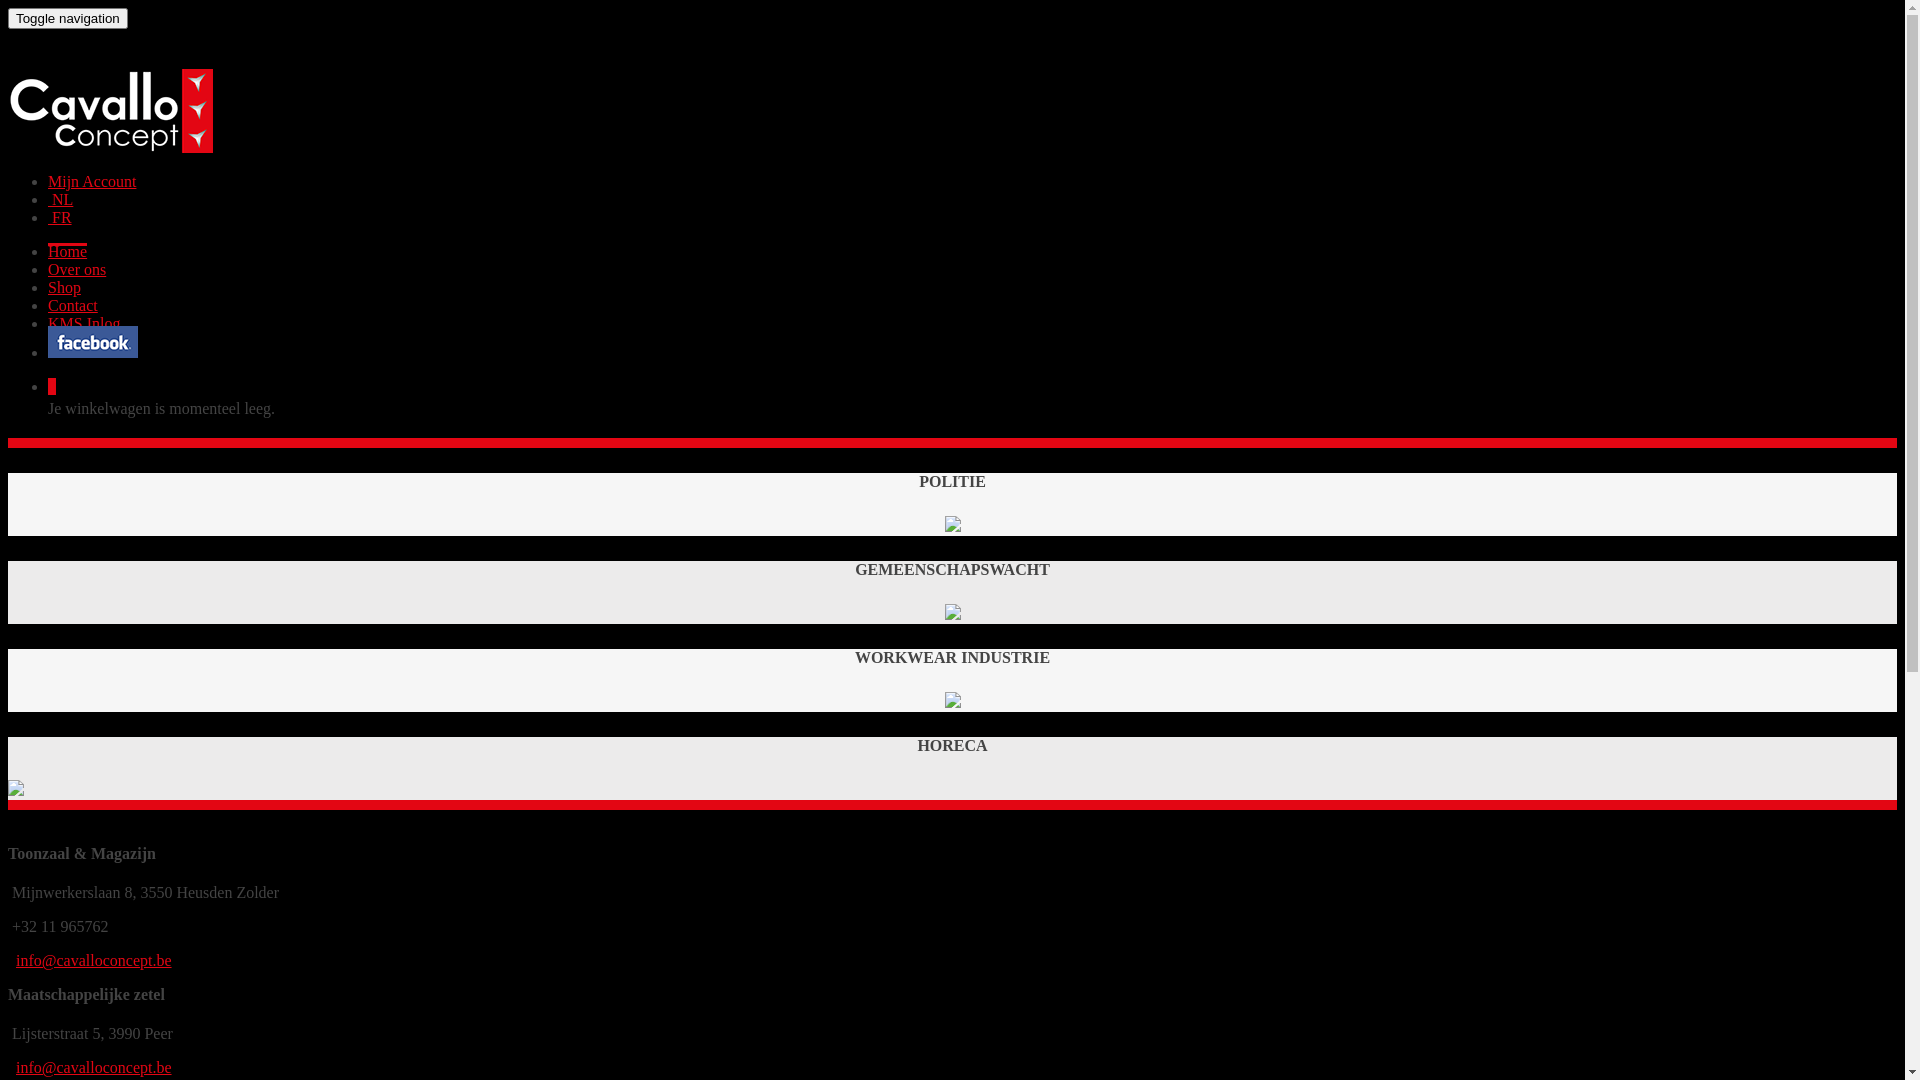 This screenshot has width=1920, height=1080. Describe the element at coordinates (48, 199) in the screenshot. I see `' NL'` at that location.